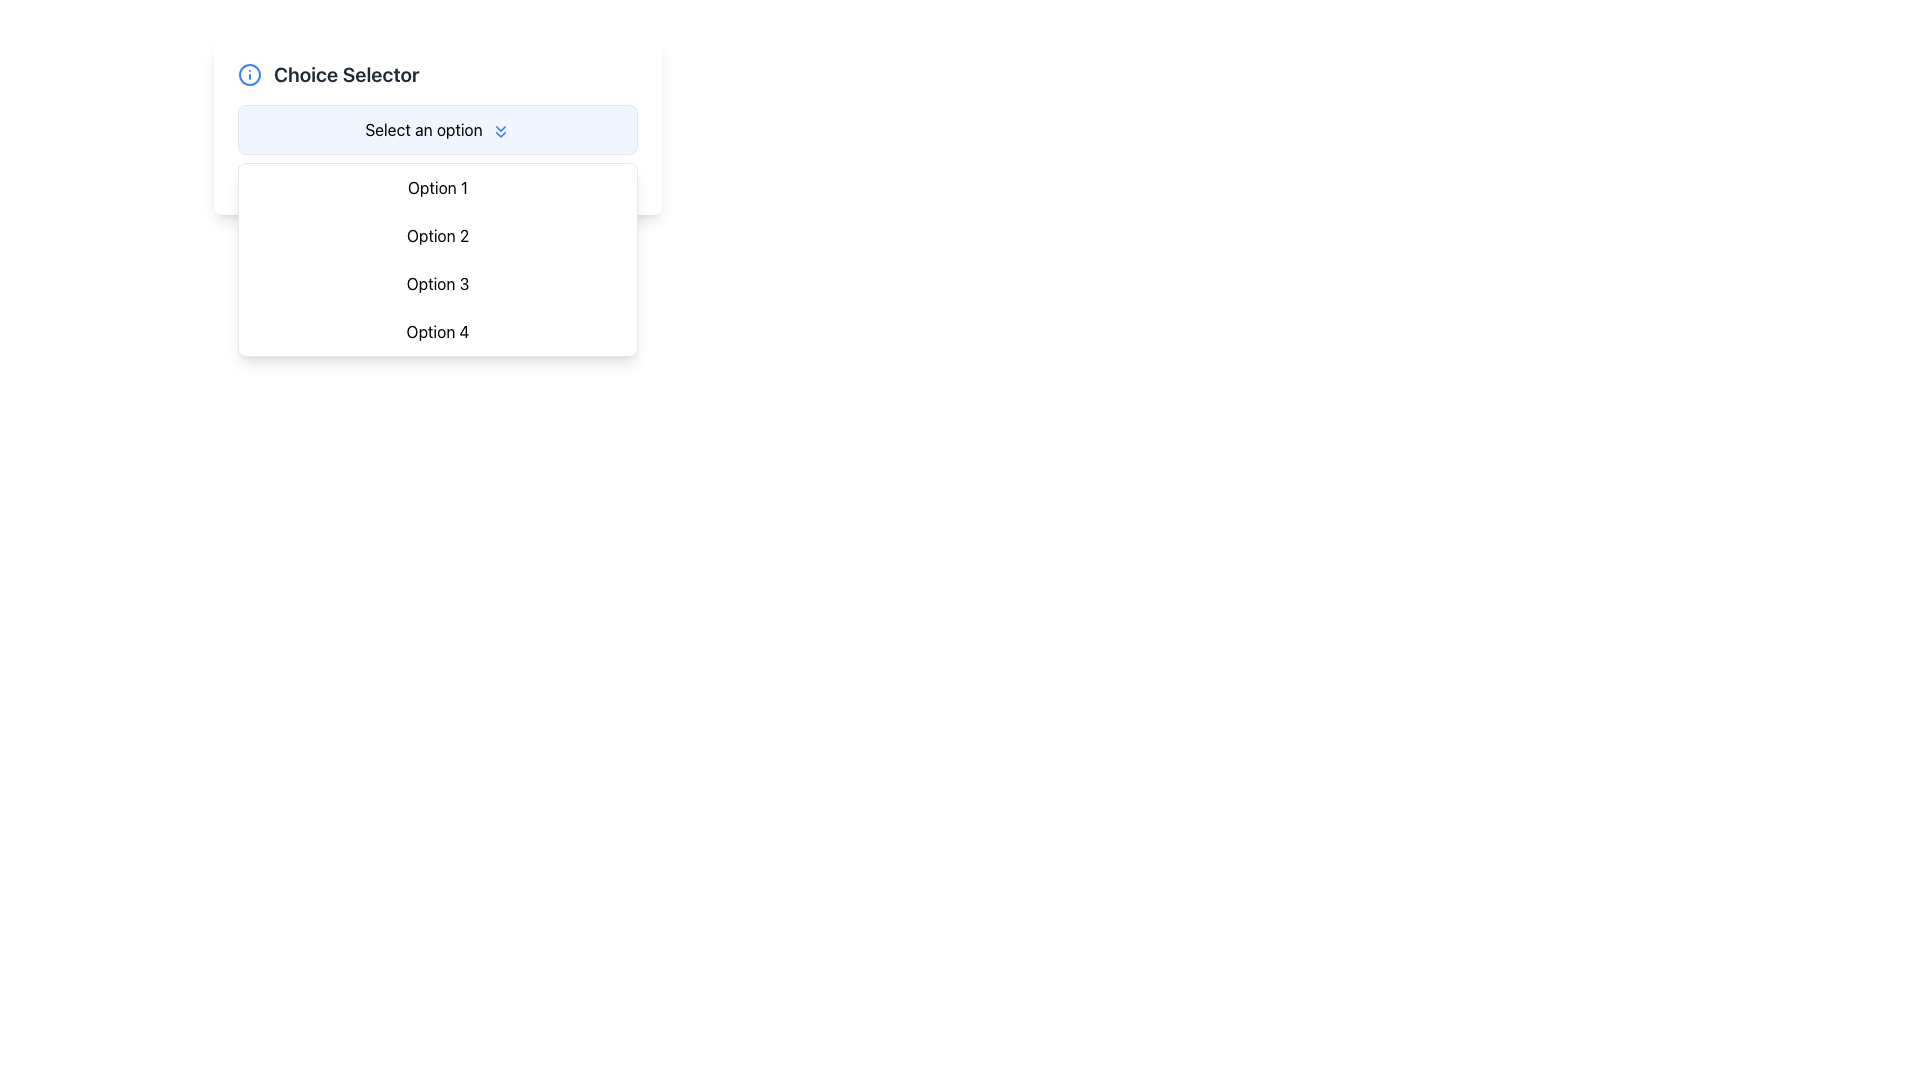 This screenshot has height=1080, width=1920. I want to click on the third option in the dropdown menu that allows users to select this option, so click(436, 284).